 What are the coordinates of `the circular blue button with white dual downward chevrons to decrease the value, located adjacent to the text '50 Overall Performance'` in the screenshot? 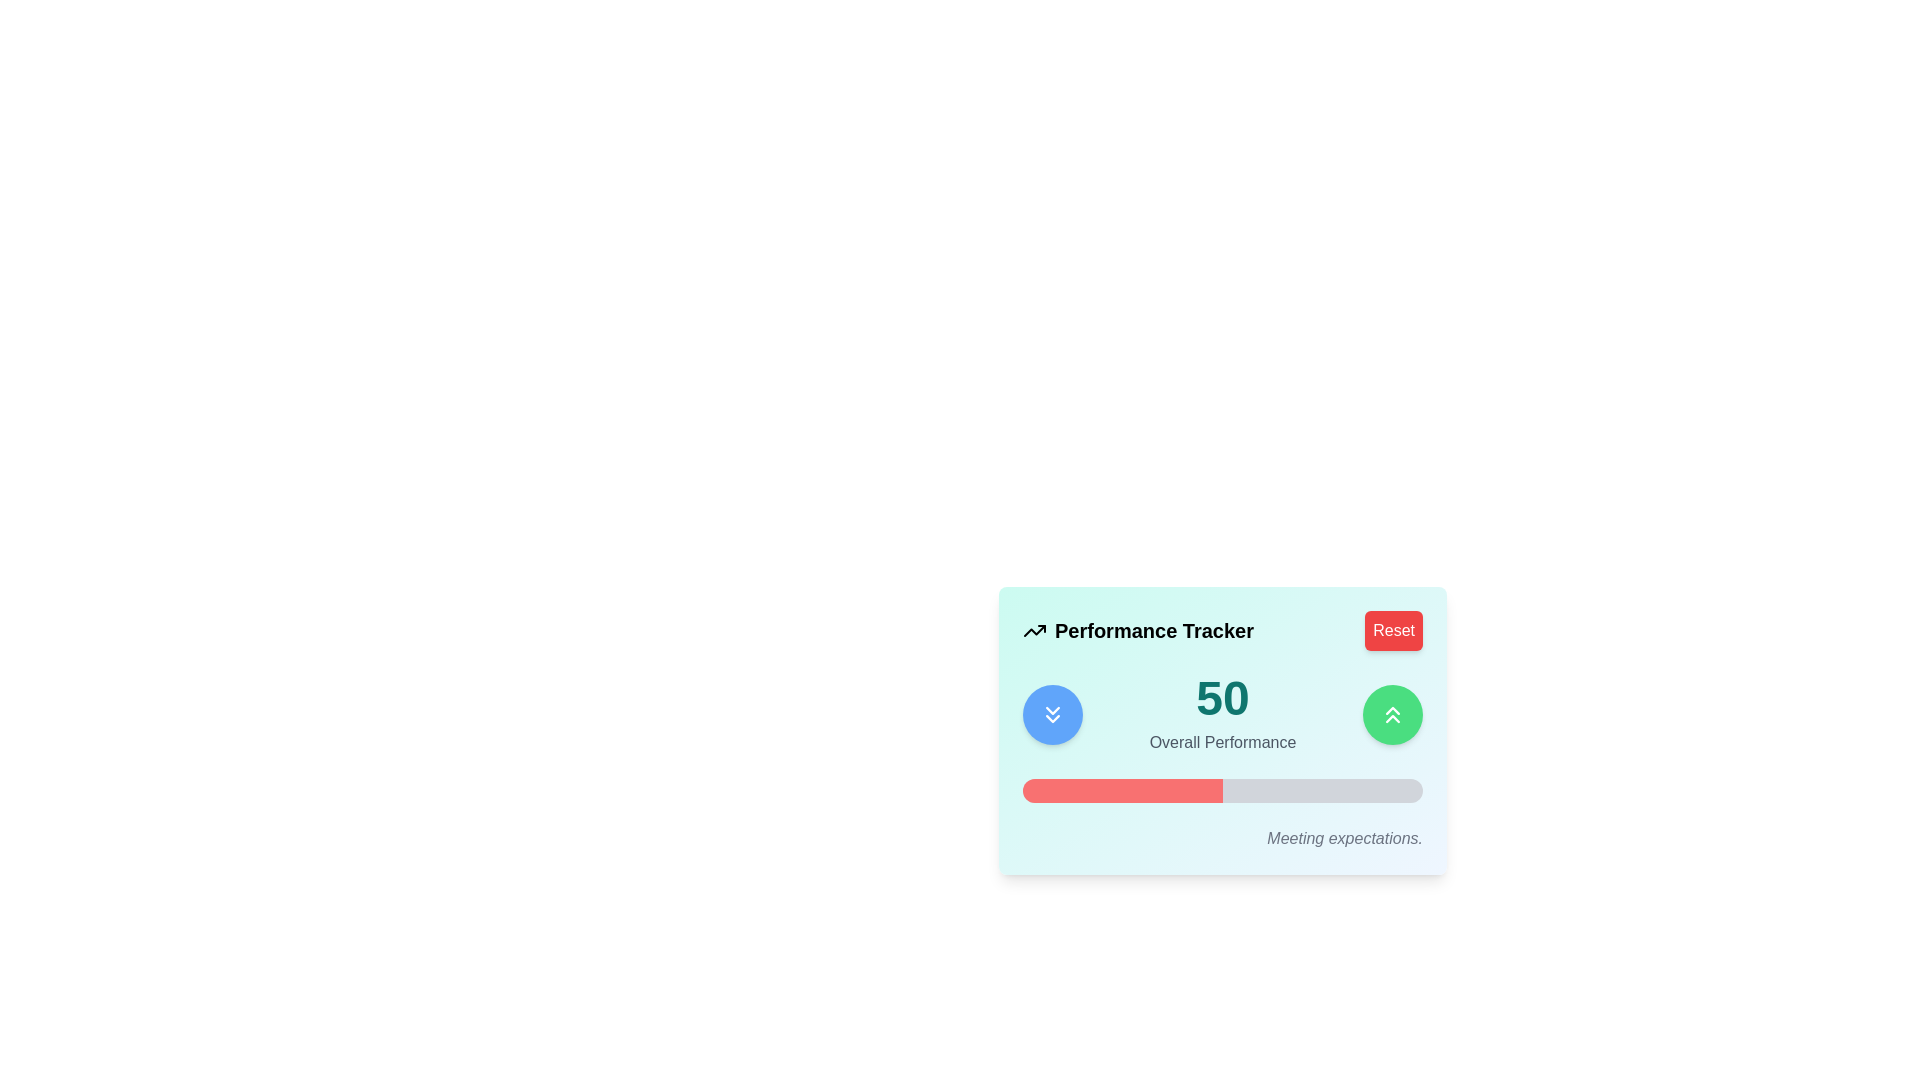 It's located at (1051, 713).